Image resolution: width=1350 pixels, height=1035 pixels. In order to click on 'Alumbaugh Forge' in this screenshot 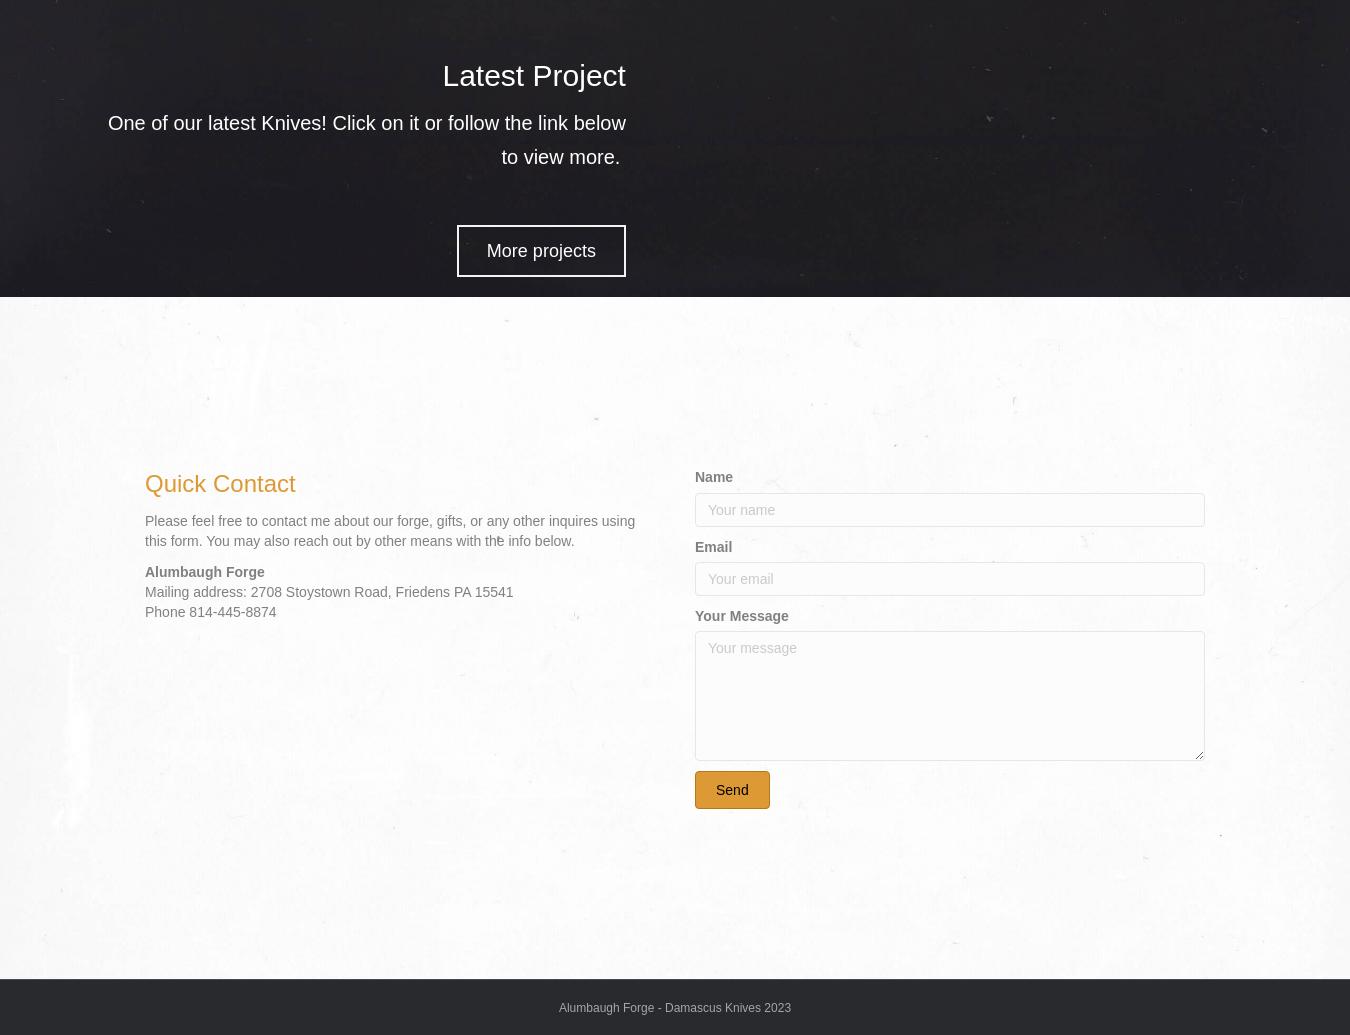, I will do `click(204, 570)`.